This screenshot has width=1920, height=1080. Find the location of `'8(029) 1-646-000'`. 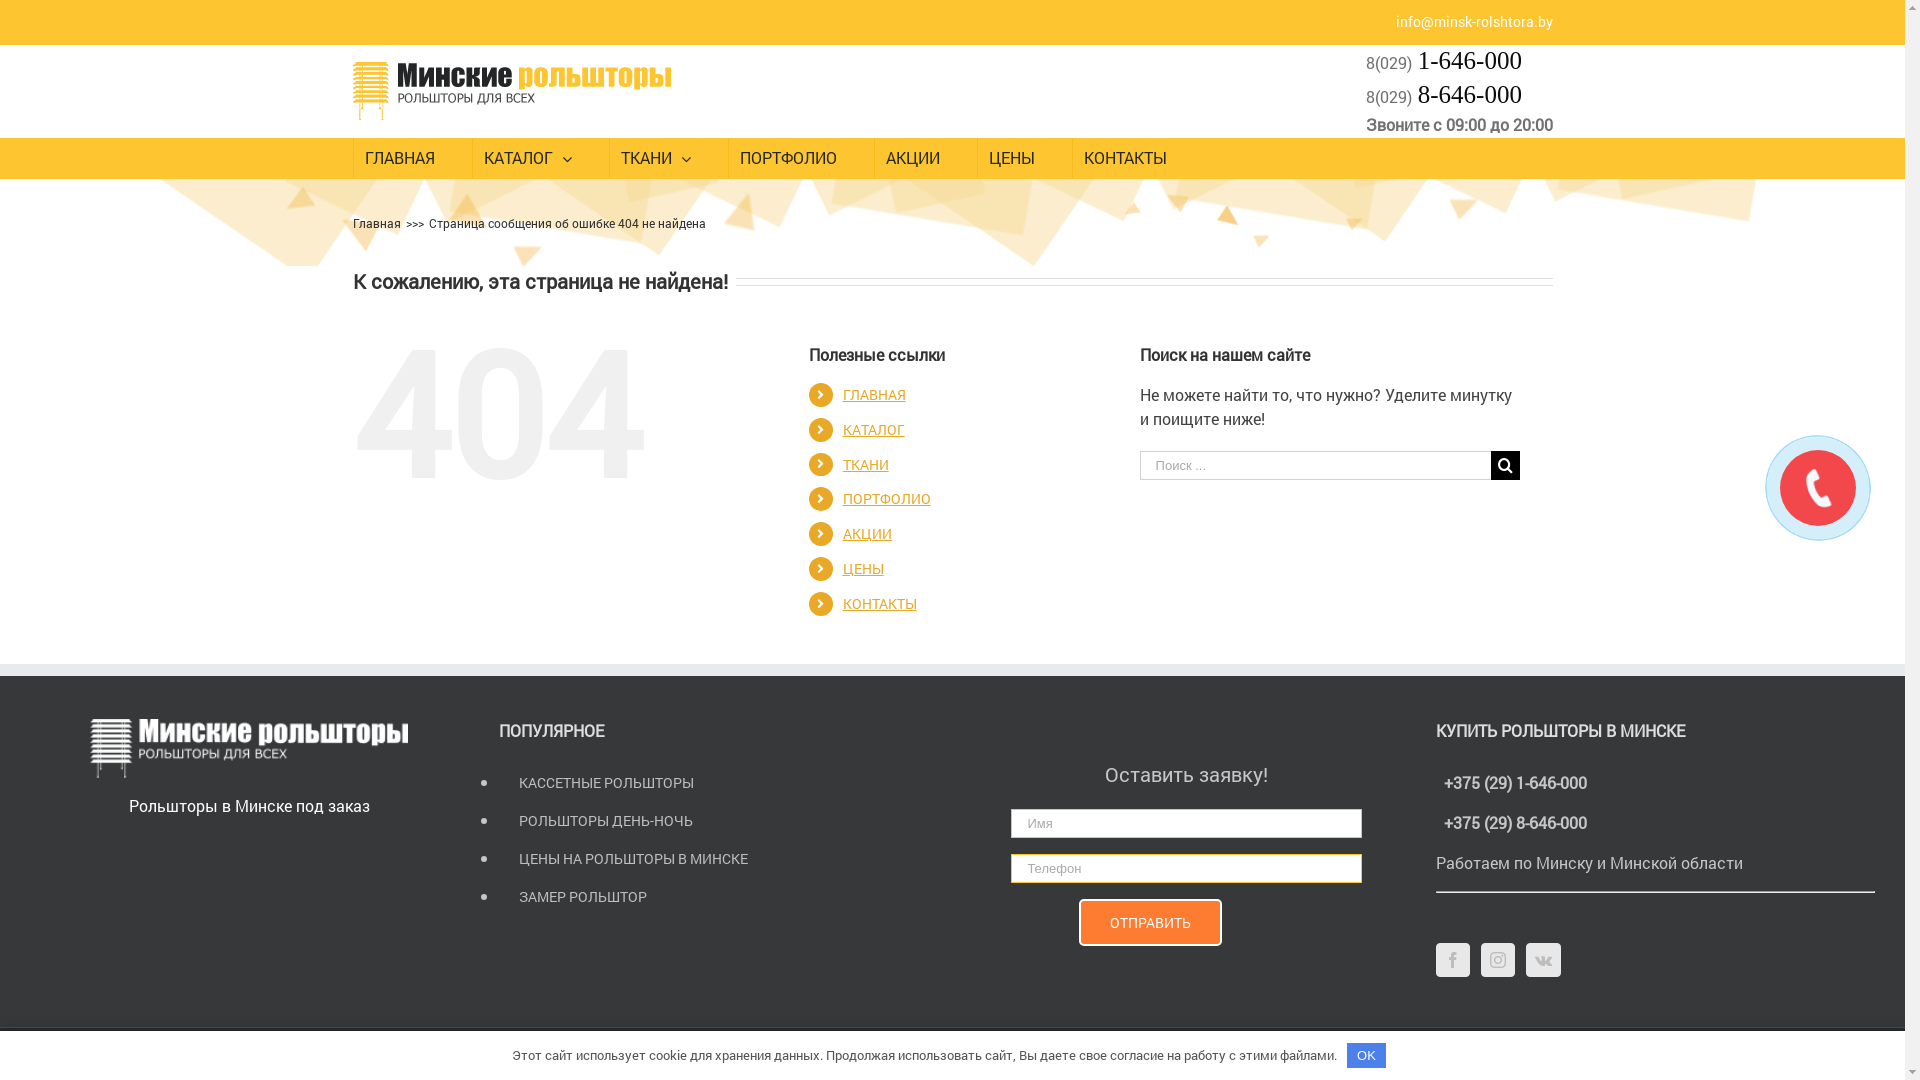

'8(029) 1-646-000' is located at coordinates (1444, 60).